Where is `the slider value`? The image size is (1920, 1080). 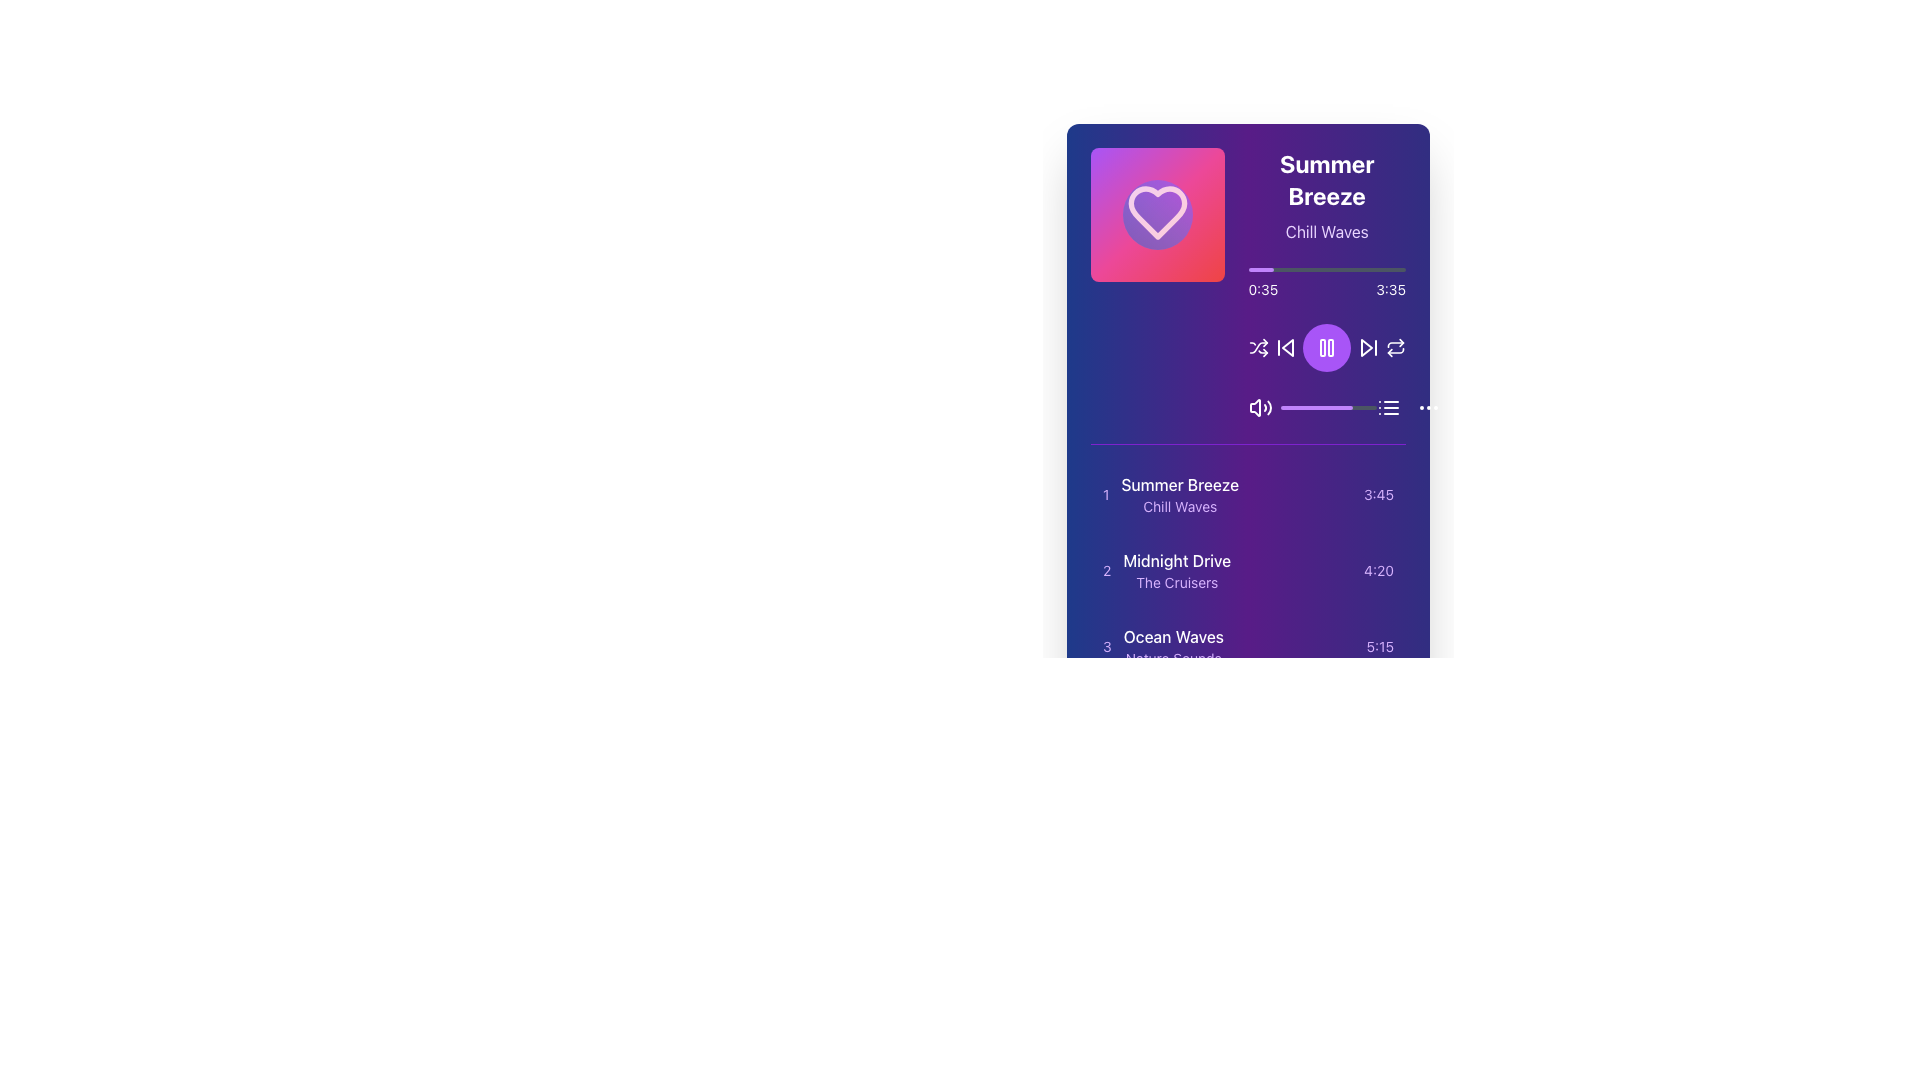
the slider value is located at coordinates (1350, 407).